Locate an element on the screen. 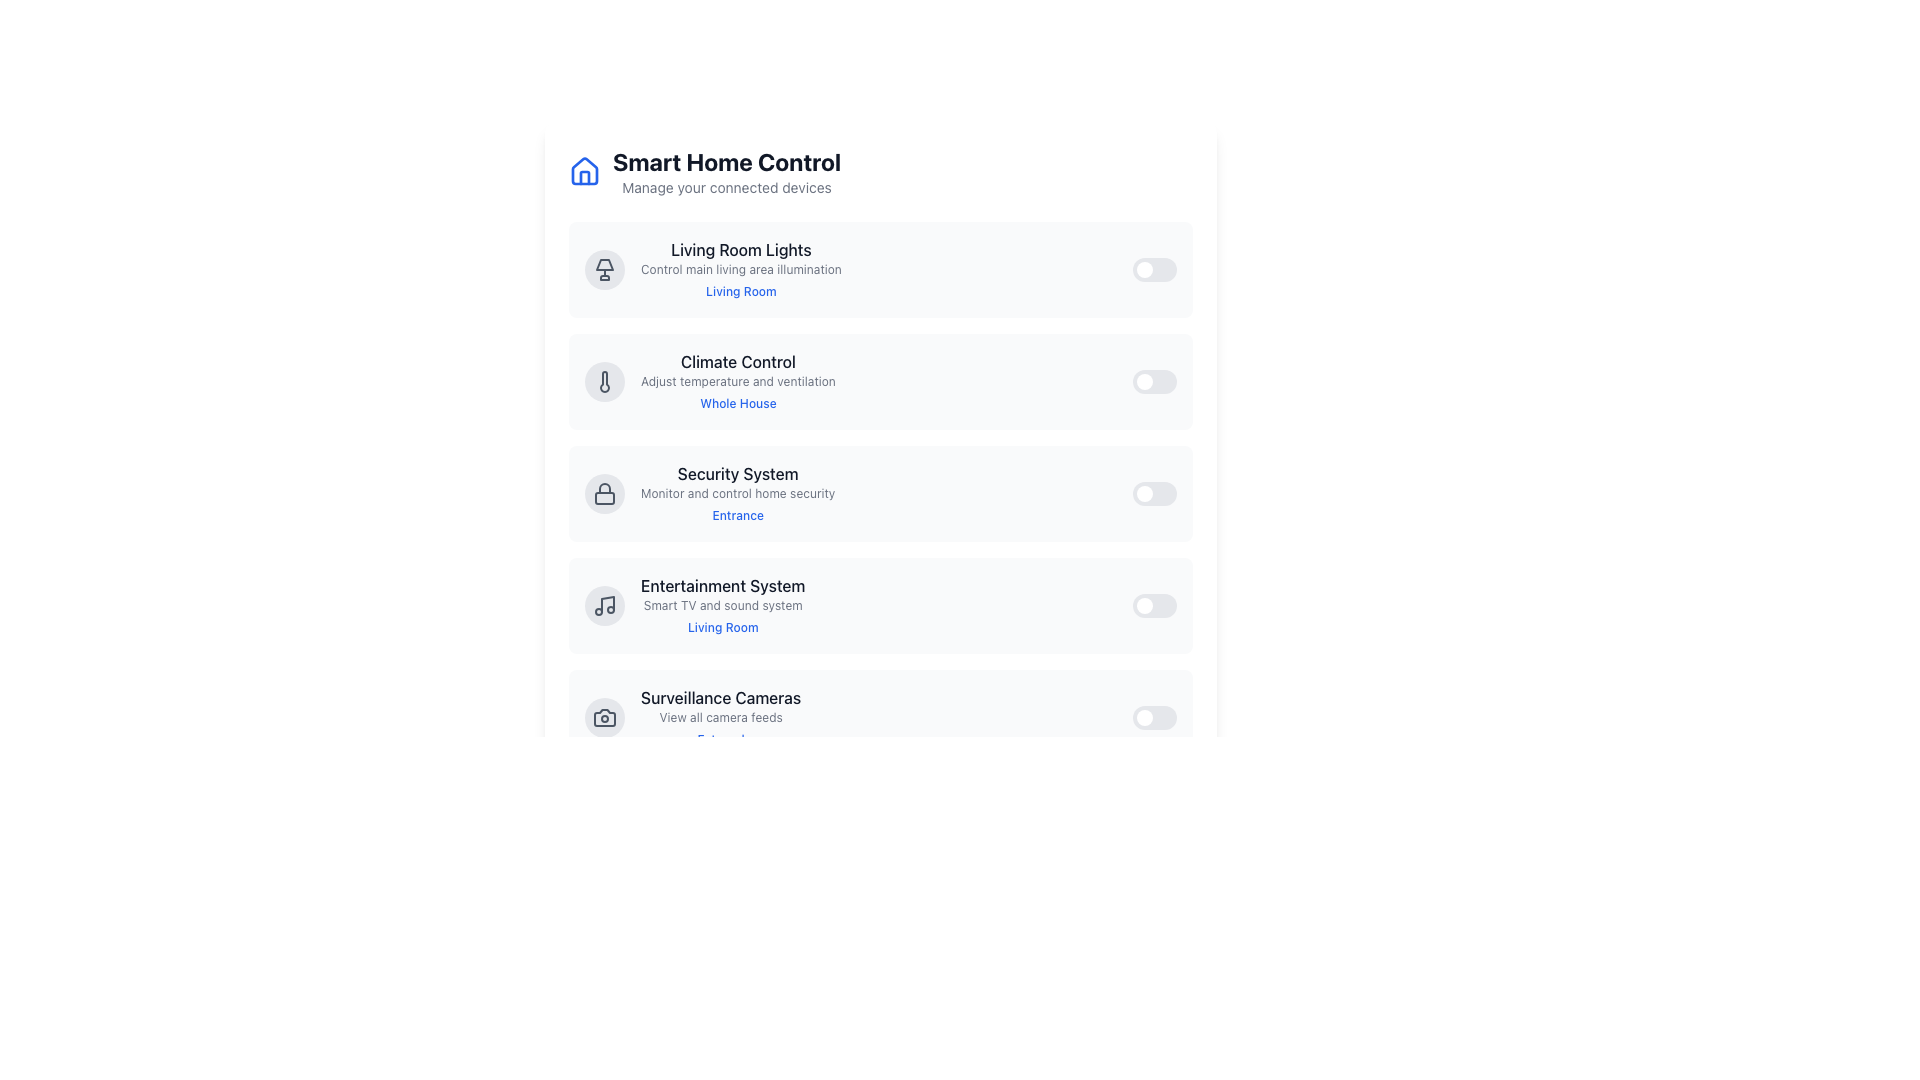 This screenshot has height=1080, width=1920. the toggle switch located in the bottom-right corner of the 'Surveillance Cameras' section is located at coordinates (1155, 716).